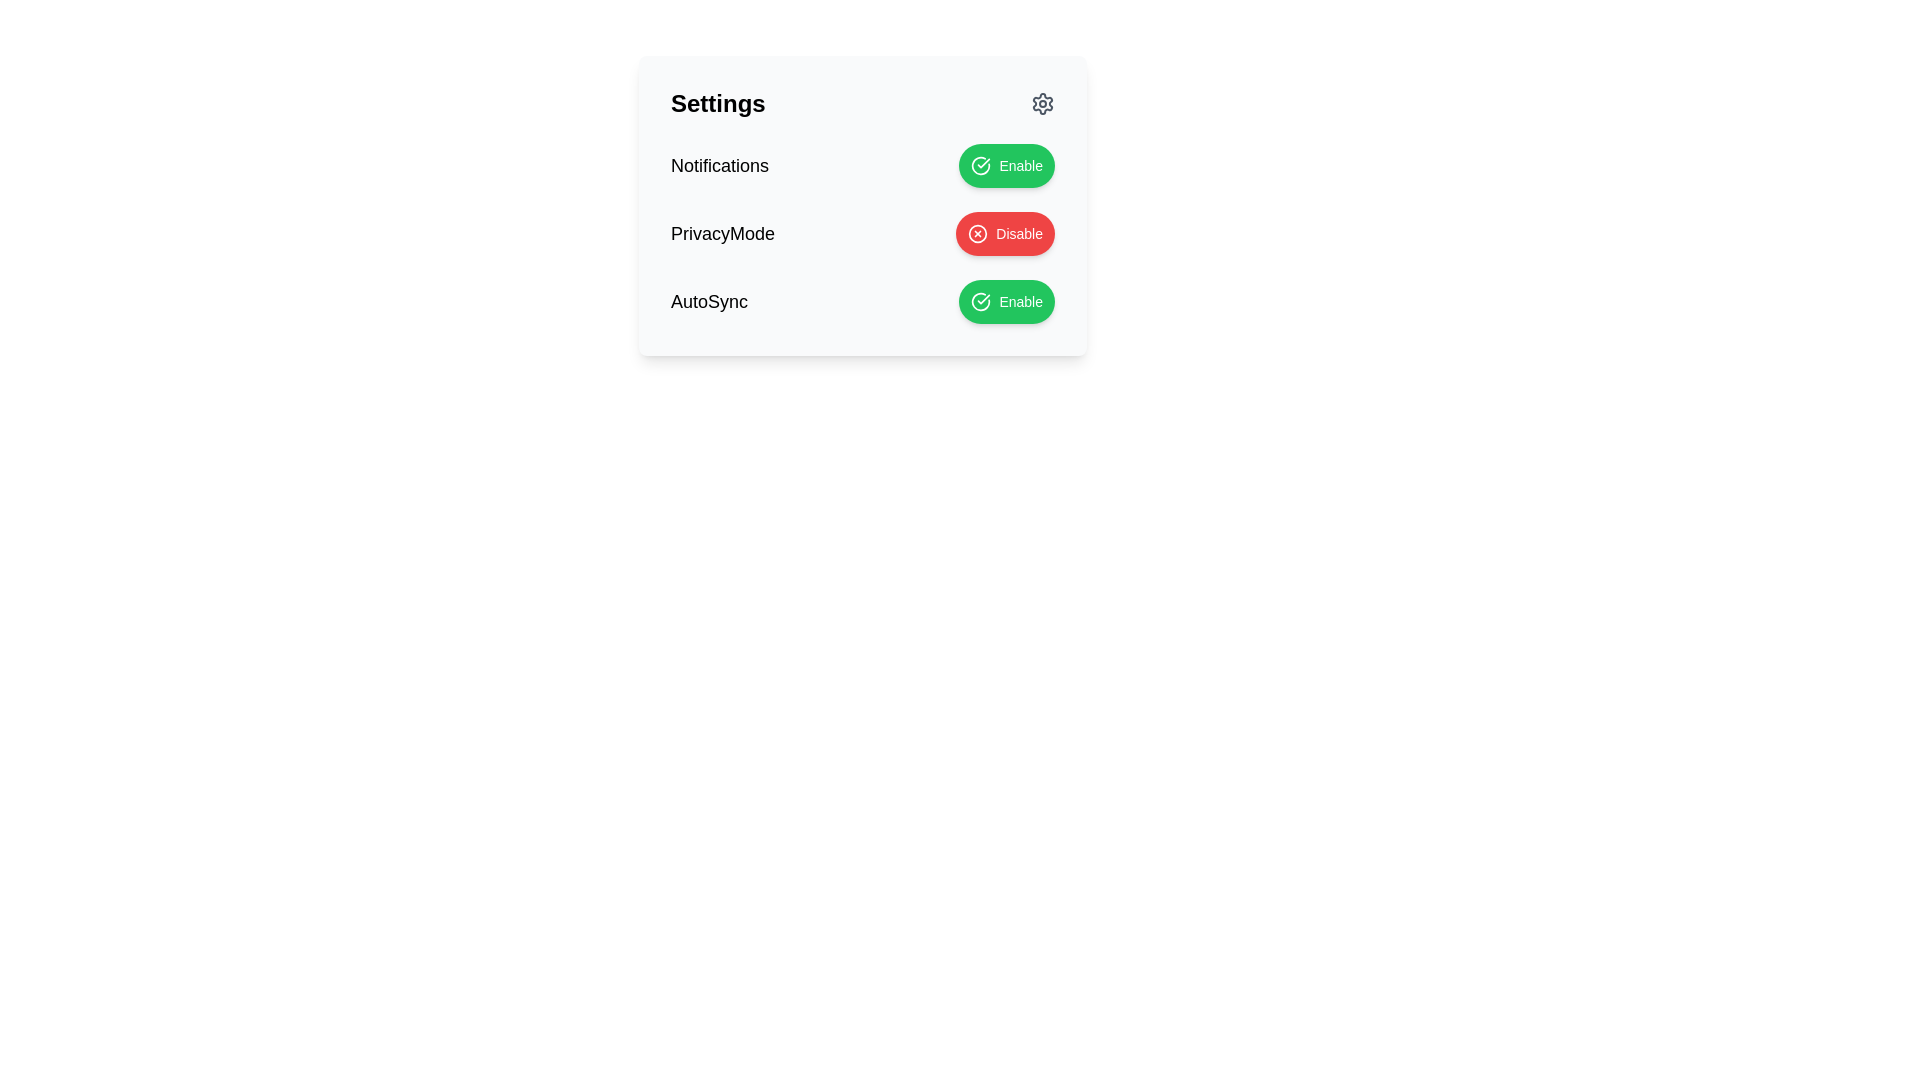 Image resolution: width=1920 pixels, height=1080 pixels. I want to click on the Text Label that describes a setting option in the settings interface, which is positioned on the left-hand side of the adjacent 'Disable' button, so click(722, 233).